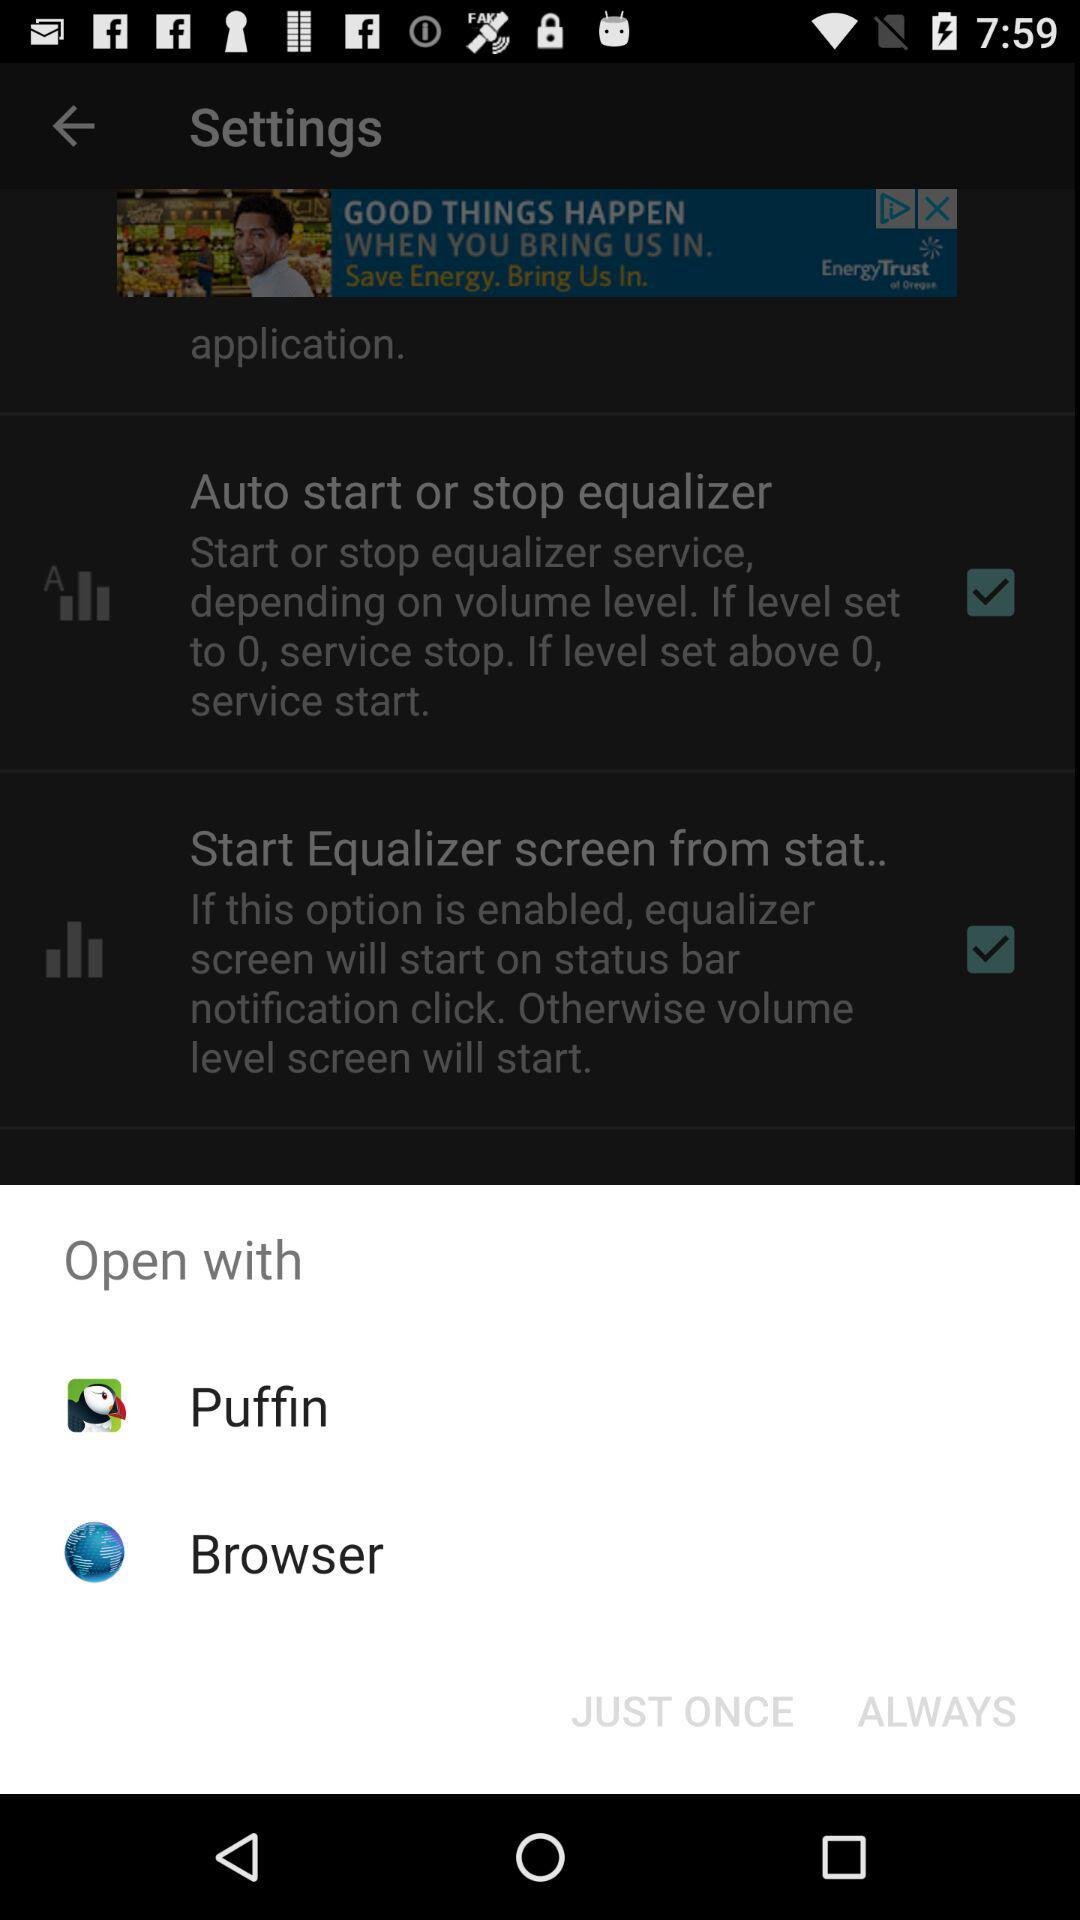  What do you see at coordinates (937, 1708) in the screenshot?
I see `button next to the just once icon` at bounding box center [937, 1708].